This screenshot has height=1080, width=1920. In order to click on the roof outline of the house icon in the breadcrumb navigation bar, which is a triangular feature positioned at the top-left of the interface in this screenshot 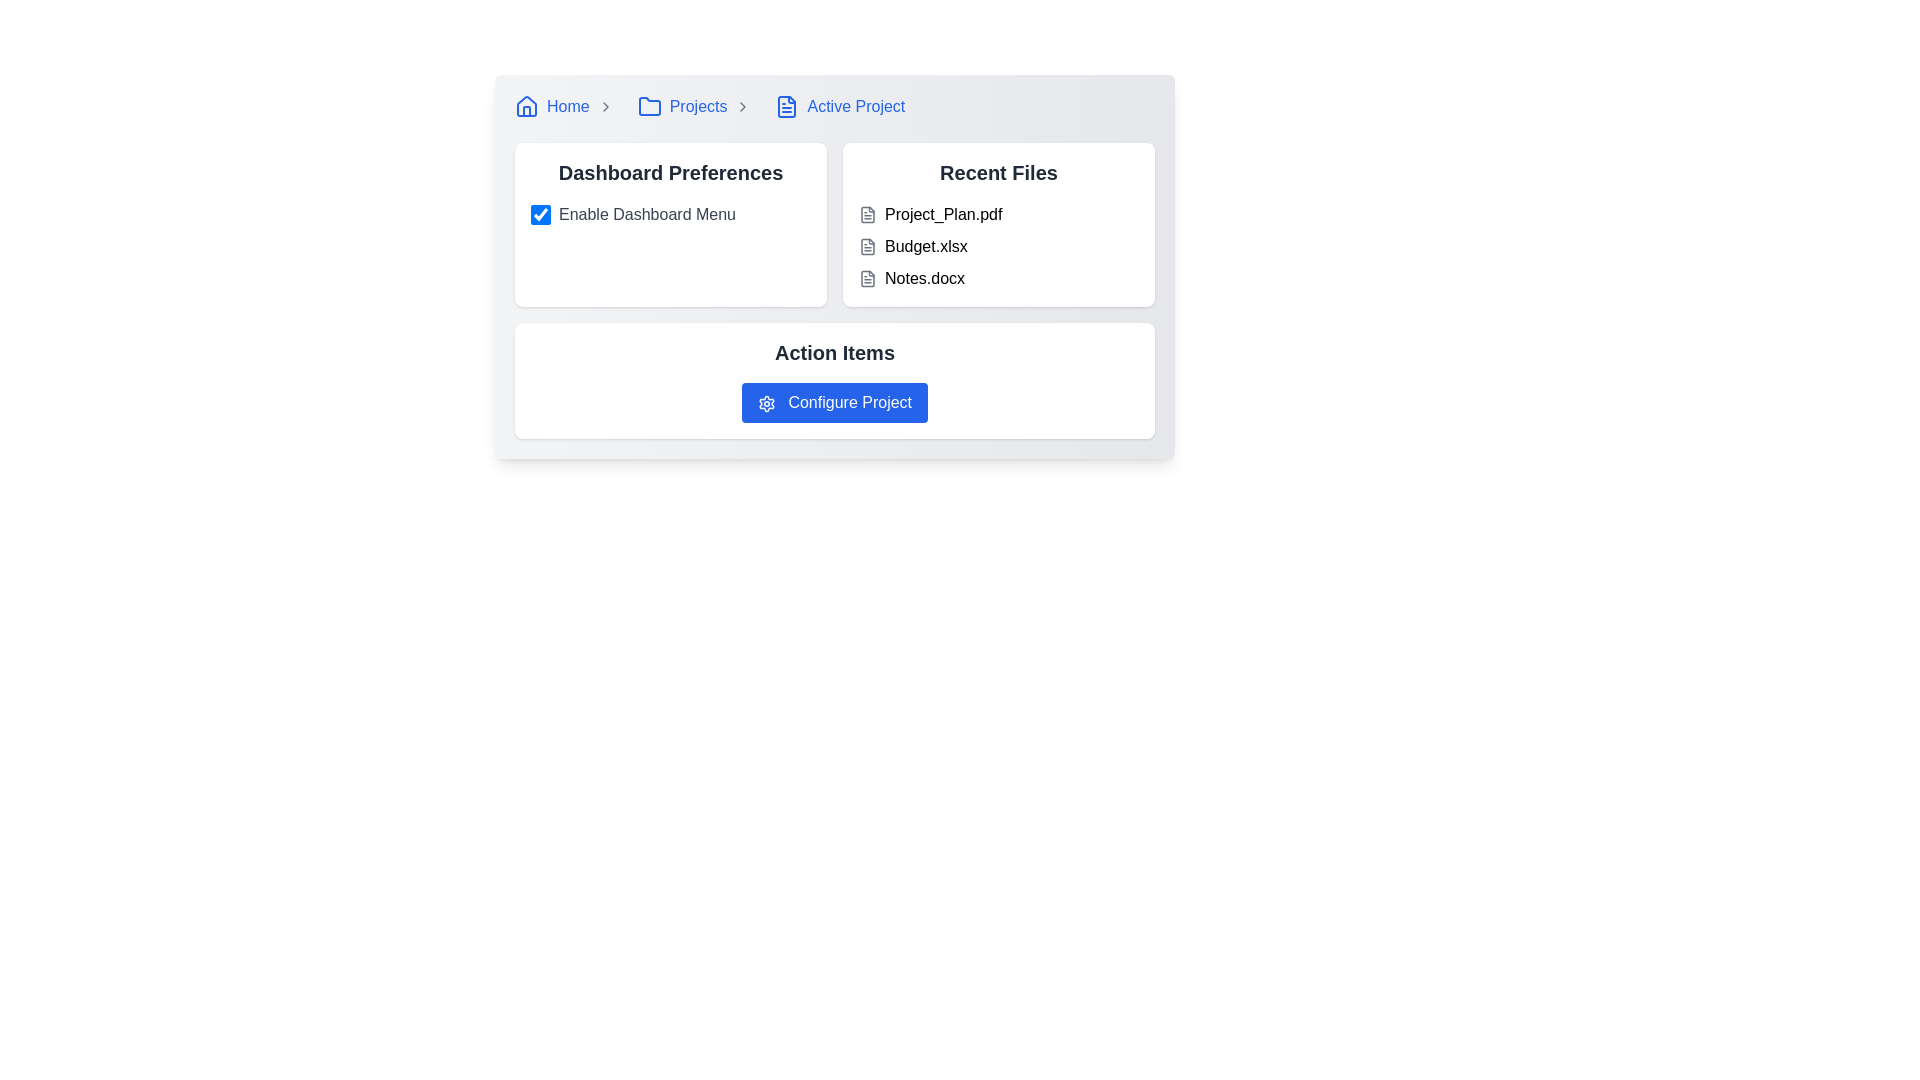, I will do `click(527, 105)`.